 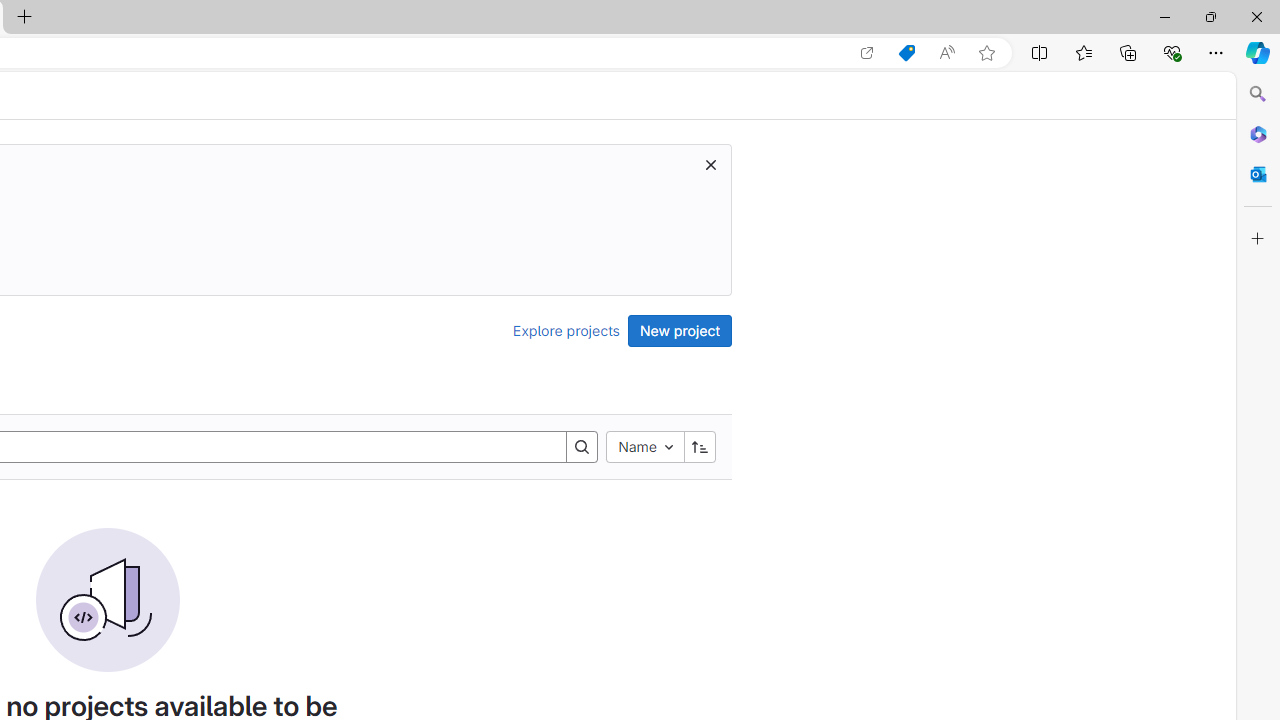 What do you see at coordinates (867, 52) in the screenshot?
I see `'Open in app'` at bounding box center [867, 52].